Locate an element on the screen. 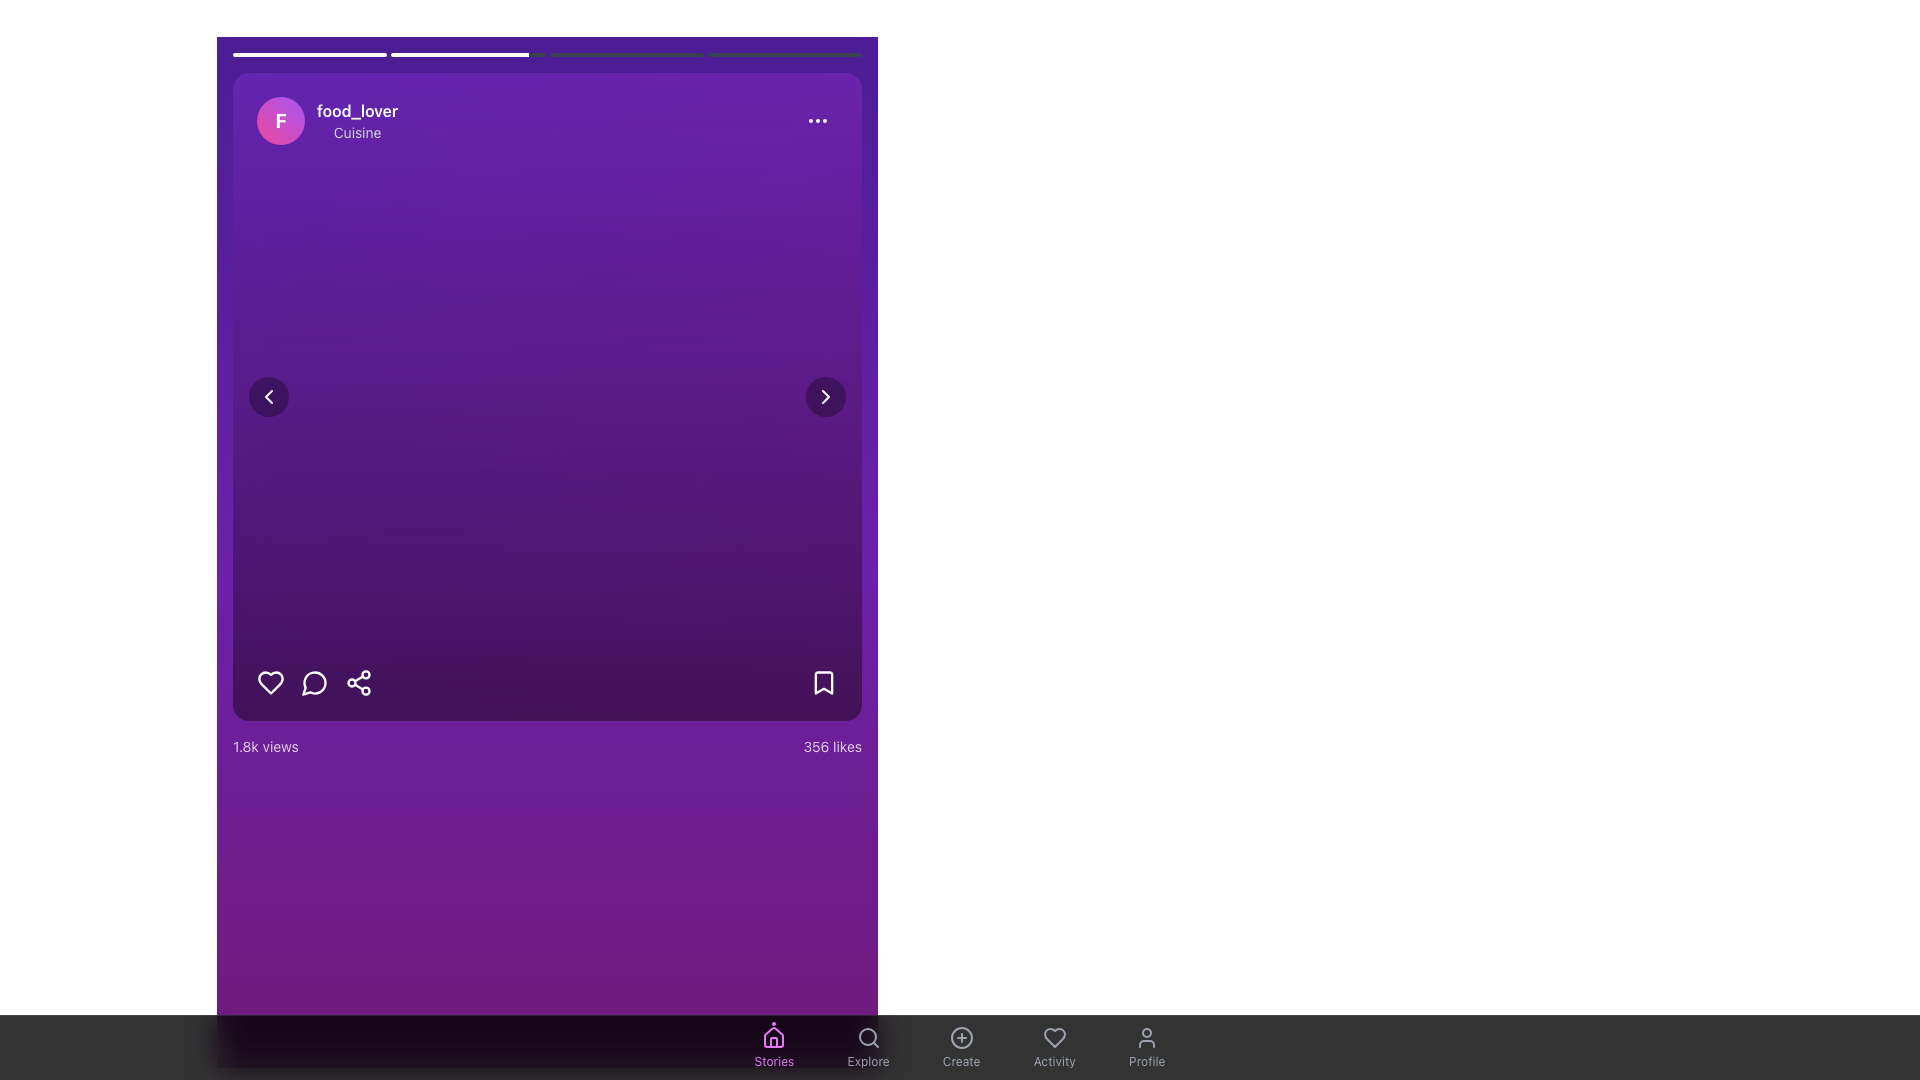  username label displaying 'travel_explorer' and its descriptor 'Adventure', located in the upper-left quadrant of the interface, to the right of the avatar icon is located at coordinates (374, 120).